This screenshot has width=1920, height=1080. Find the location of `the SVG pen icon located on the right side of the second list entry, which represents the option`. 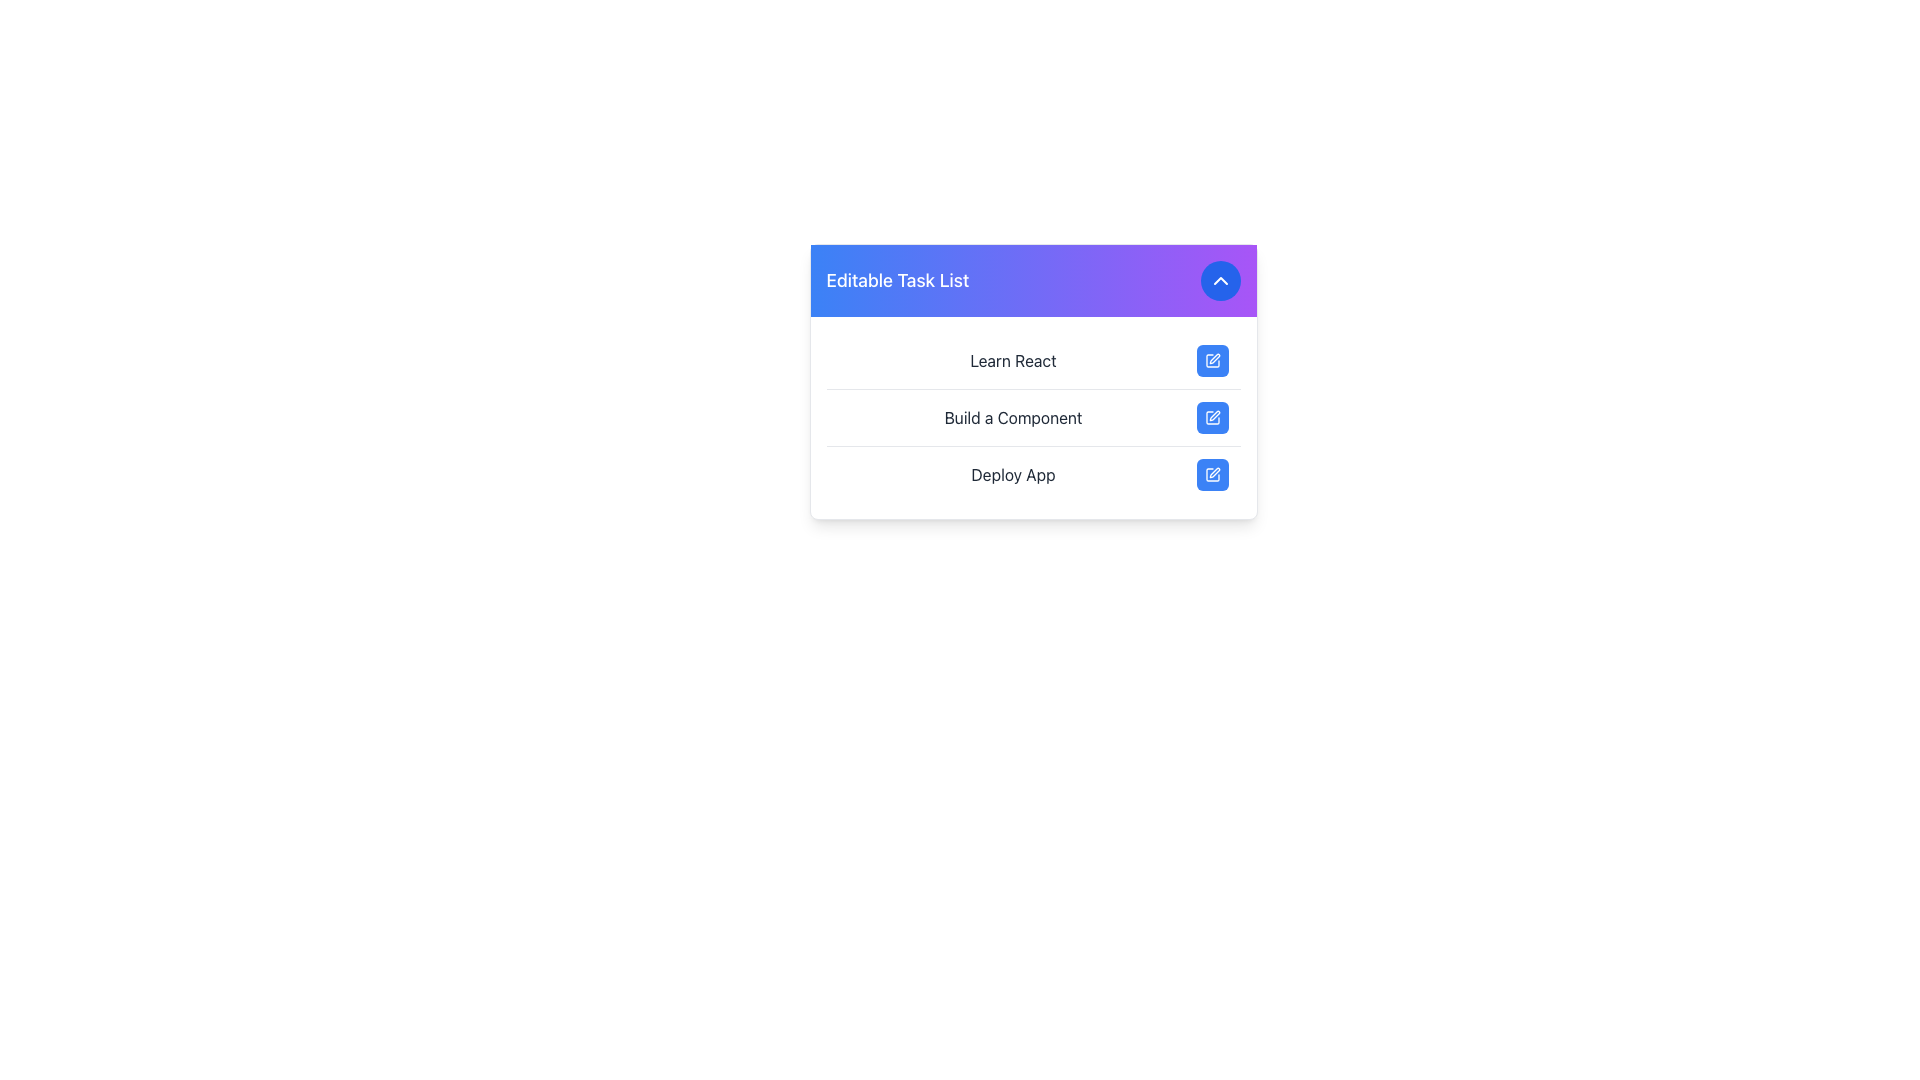

the SVG pen icon located on the right side of the second list entry, which represents the option is located at coordinates (1213, 415).